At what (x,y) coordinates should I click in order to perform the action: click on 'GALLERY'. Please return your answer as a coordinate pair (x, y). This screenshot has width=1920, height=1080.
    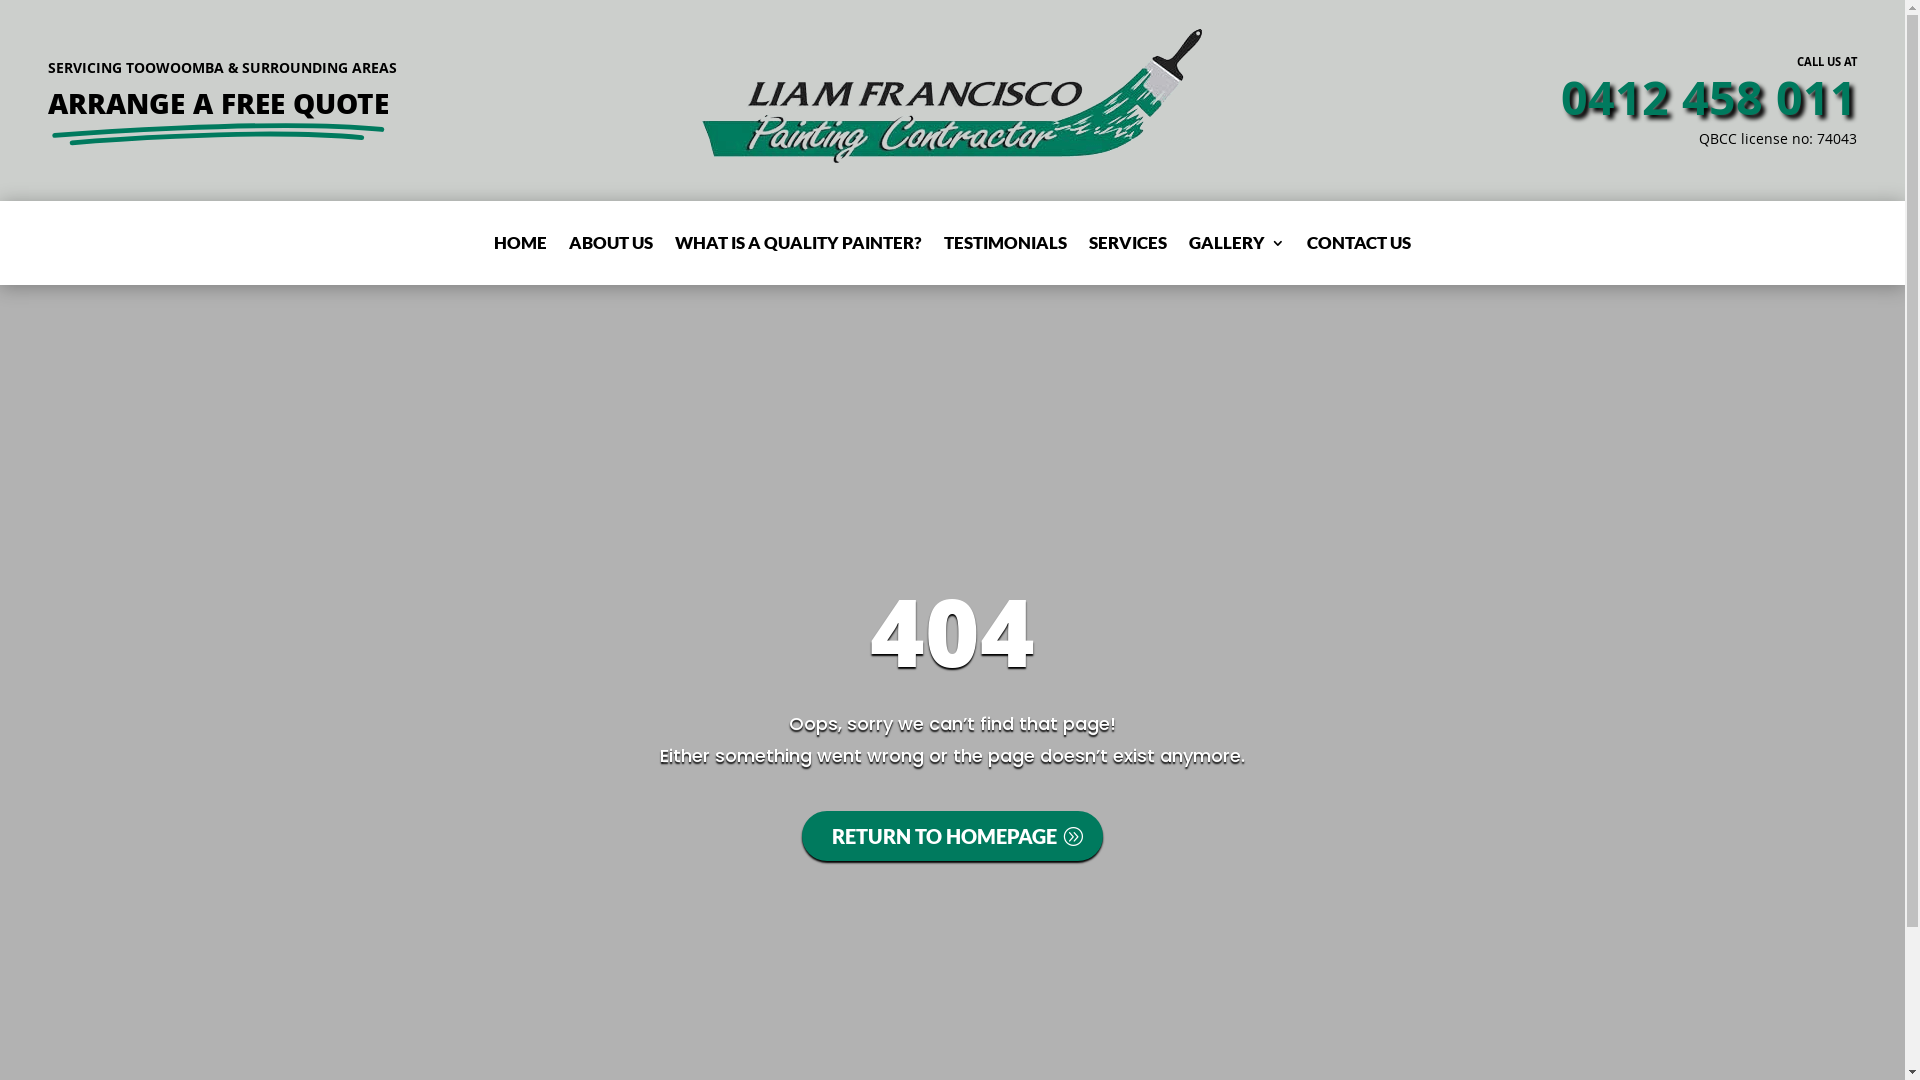
    Looking at the image, I should click on (1236, 245).